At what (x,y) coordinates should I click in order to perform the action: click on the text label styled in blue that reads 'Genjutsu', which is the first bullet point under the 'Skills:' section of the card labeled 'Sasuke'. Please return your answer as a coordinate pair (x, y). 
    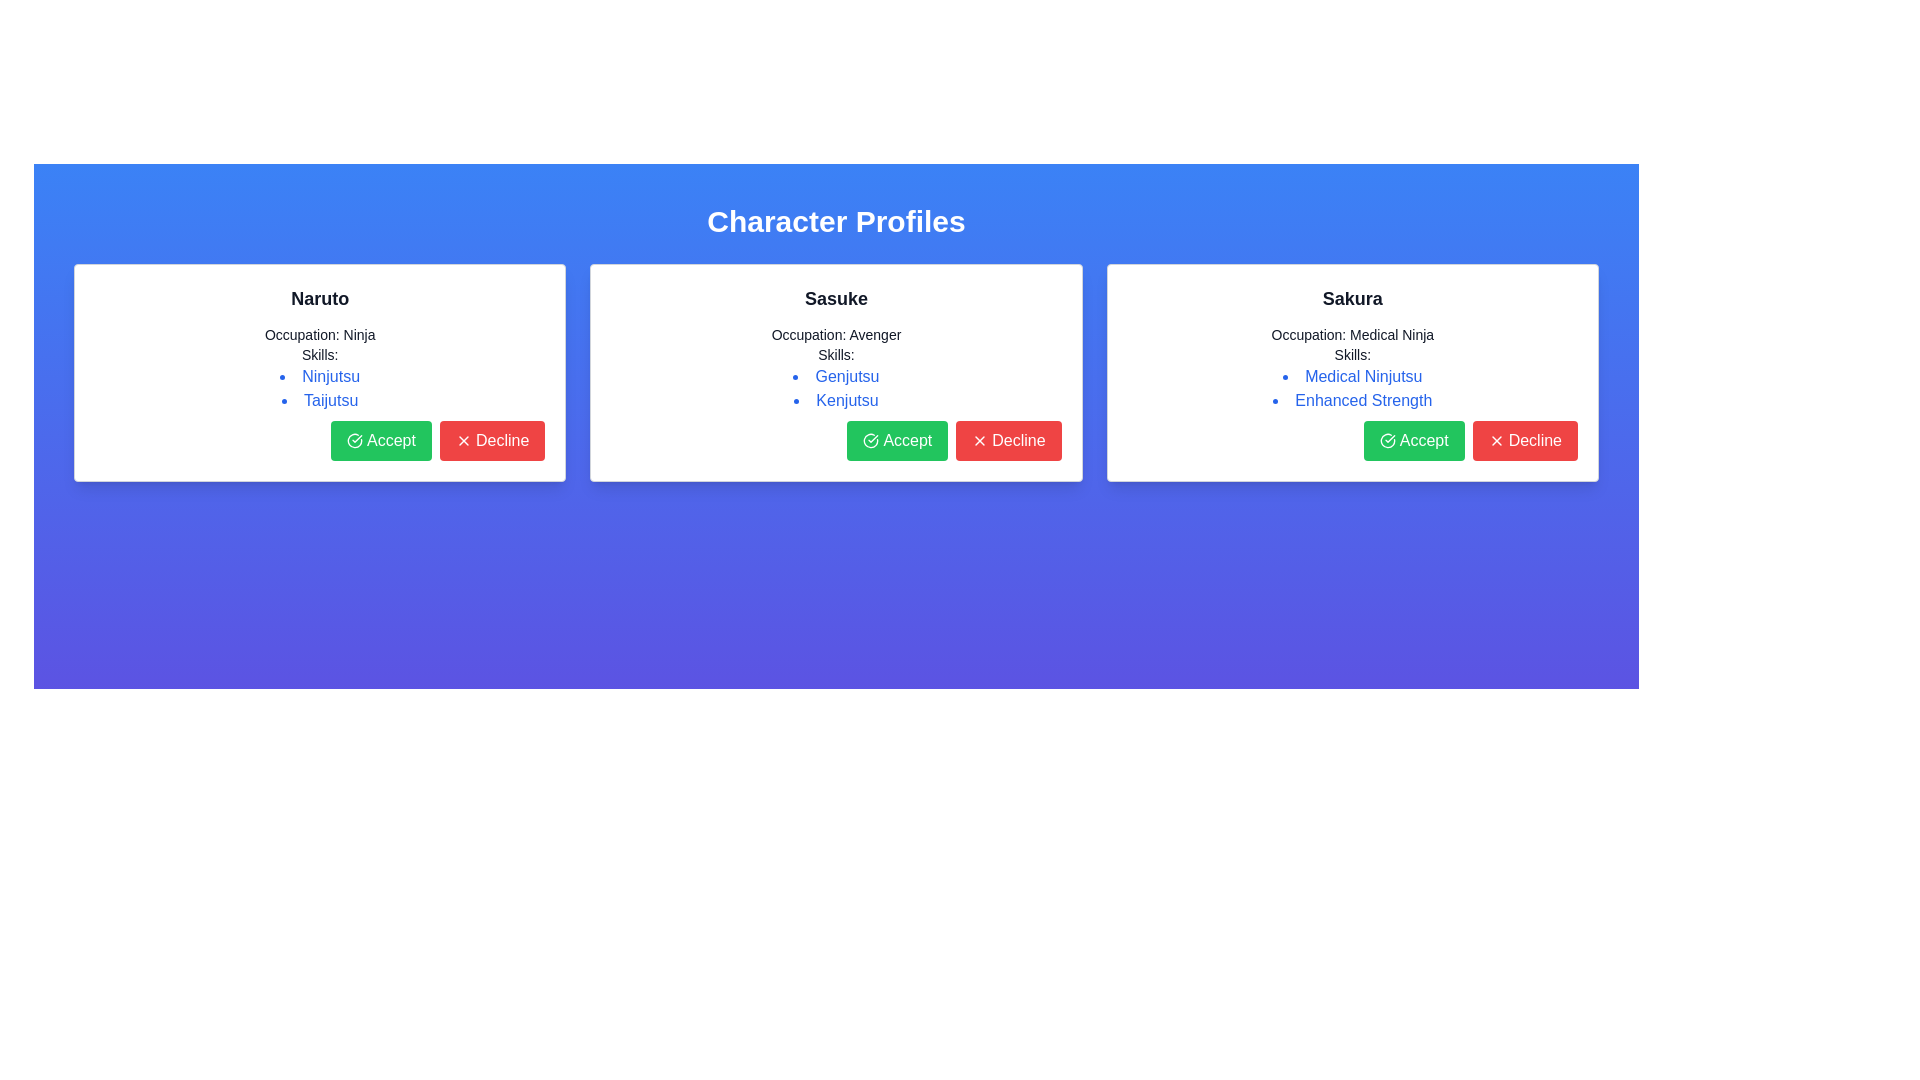
    Looking at the image, I should click on (836, 377).